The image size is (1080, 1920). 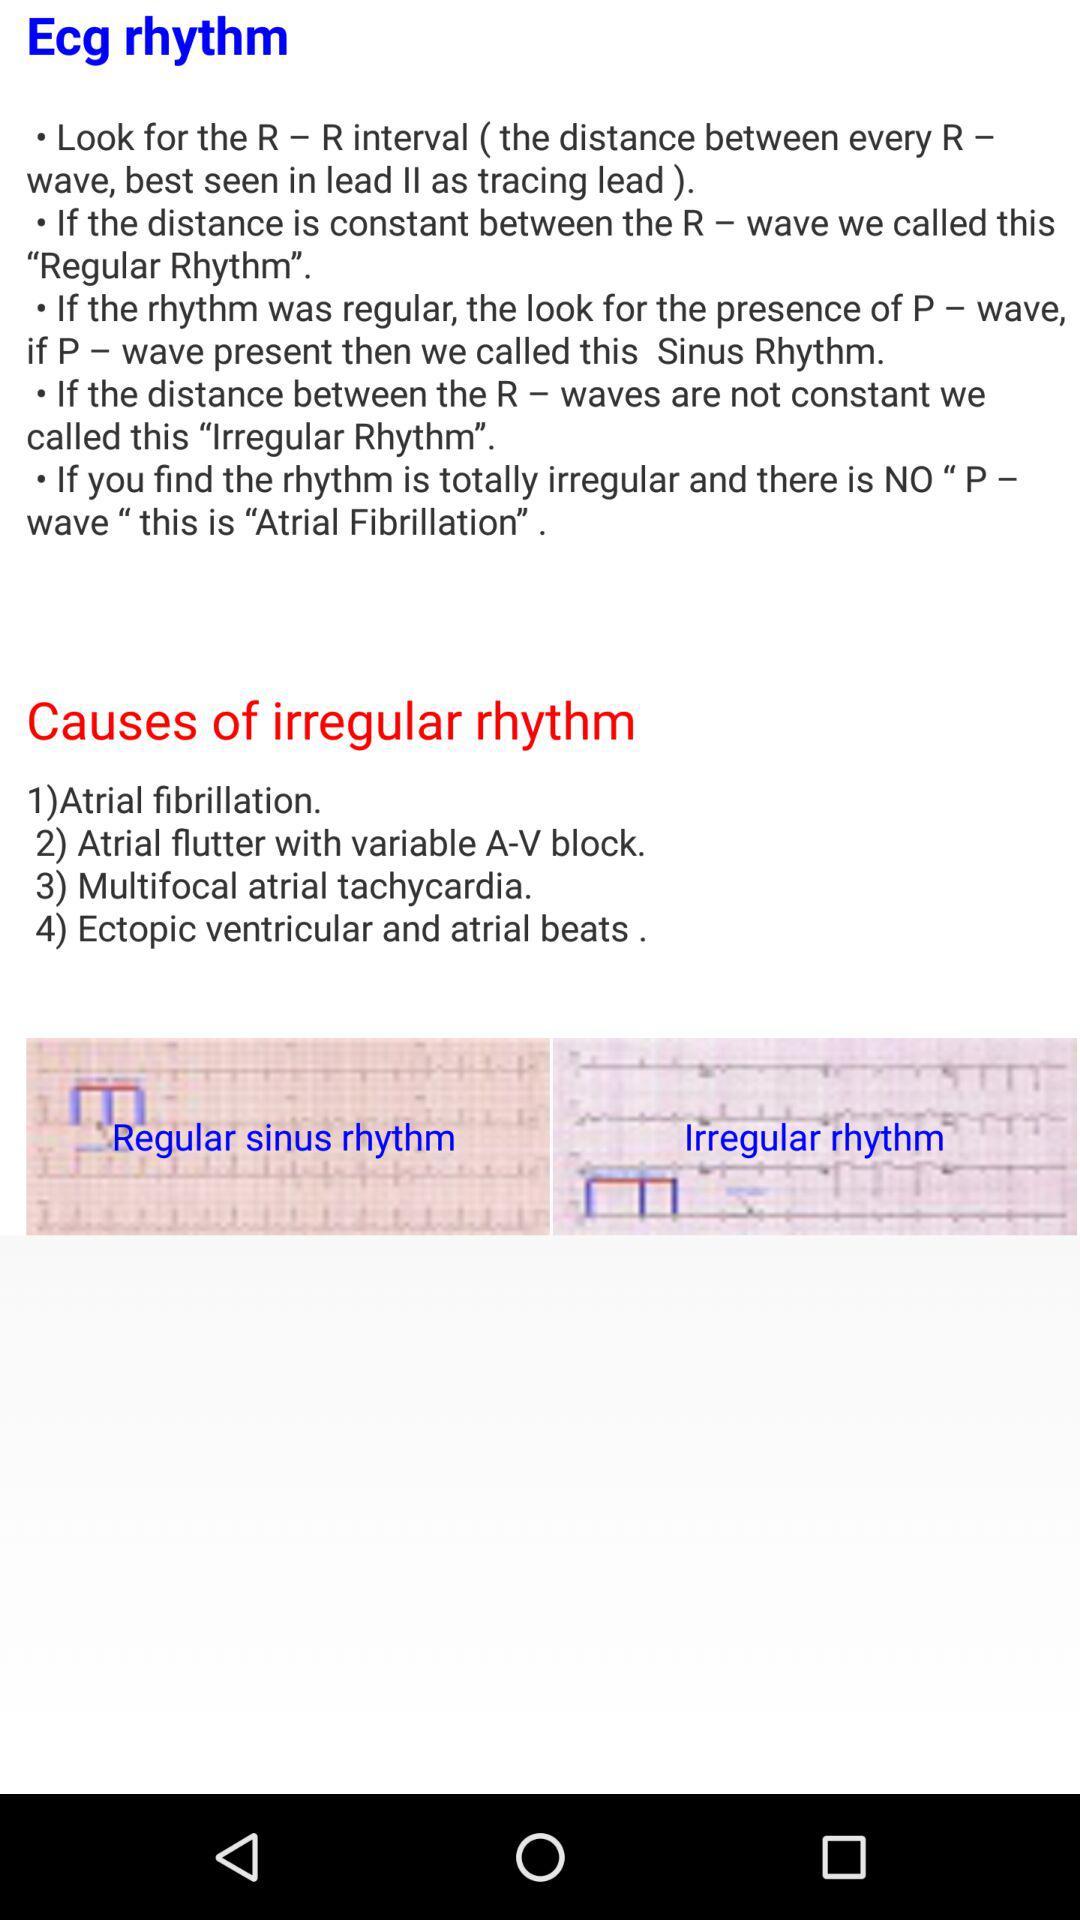 What do you see at coordinates (288, 1136) in the screenshot?
I see `the item below 1 atrial fibrillation` at bounding box center [288, 1136].